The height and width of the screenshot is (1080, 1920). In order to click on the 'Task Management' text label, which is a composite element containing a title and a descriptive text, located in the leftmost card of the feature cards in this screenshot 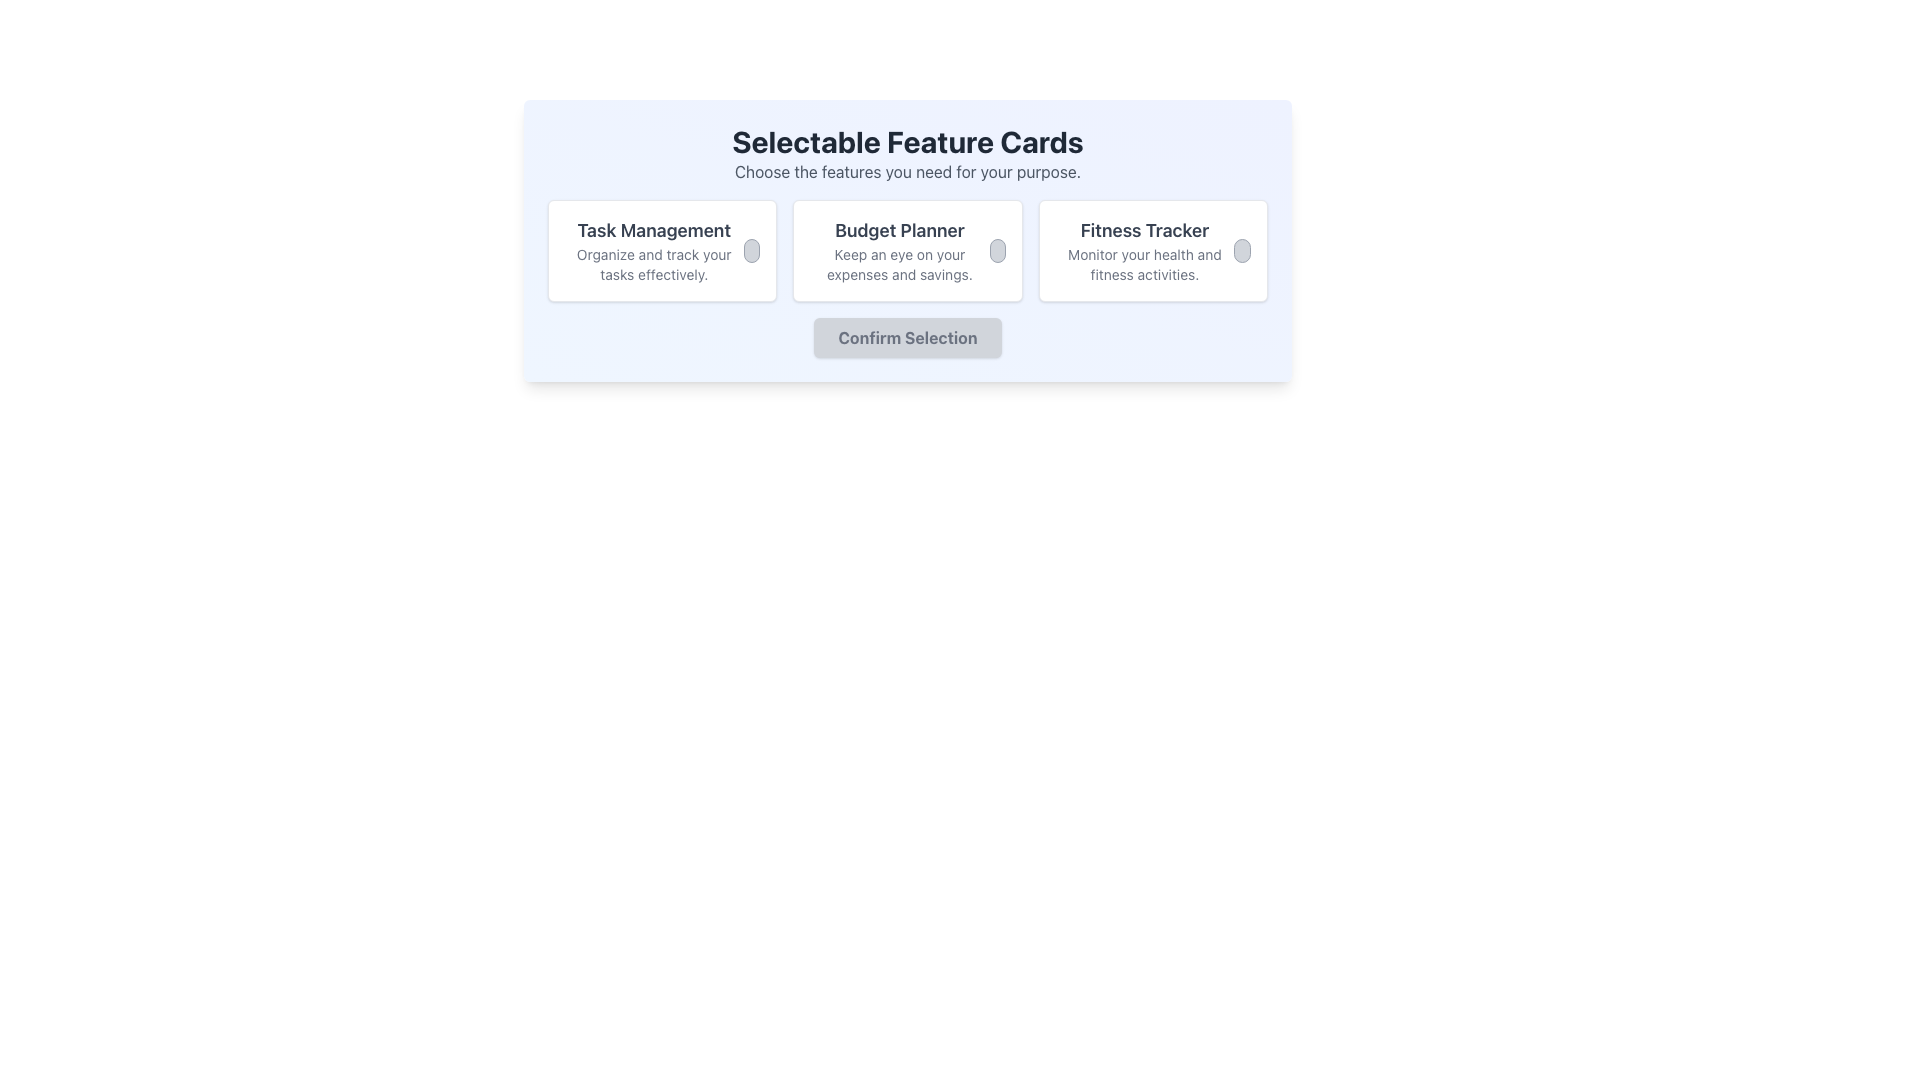, I will do `click(654, 249)`.